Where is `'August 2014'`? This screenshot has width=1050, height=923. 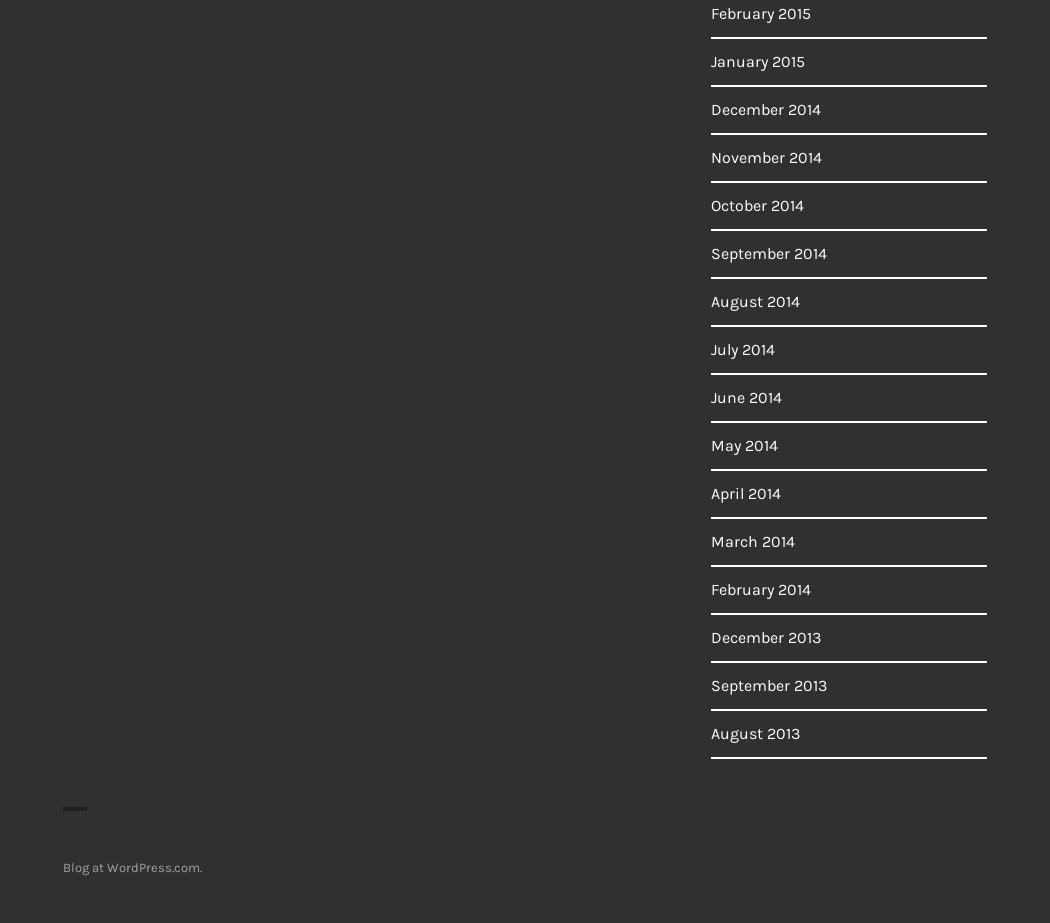
'August 2014' is located at coordinates (755, 301).